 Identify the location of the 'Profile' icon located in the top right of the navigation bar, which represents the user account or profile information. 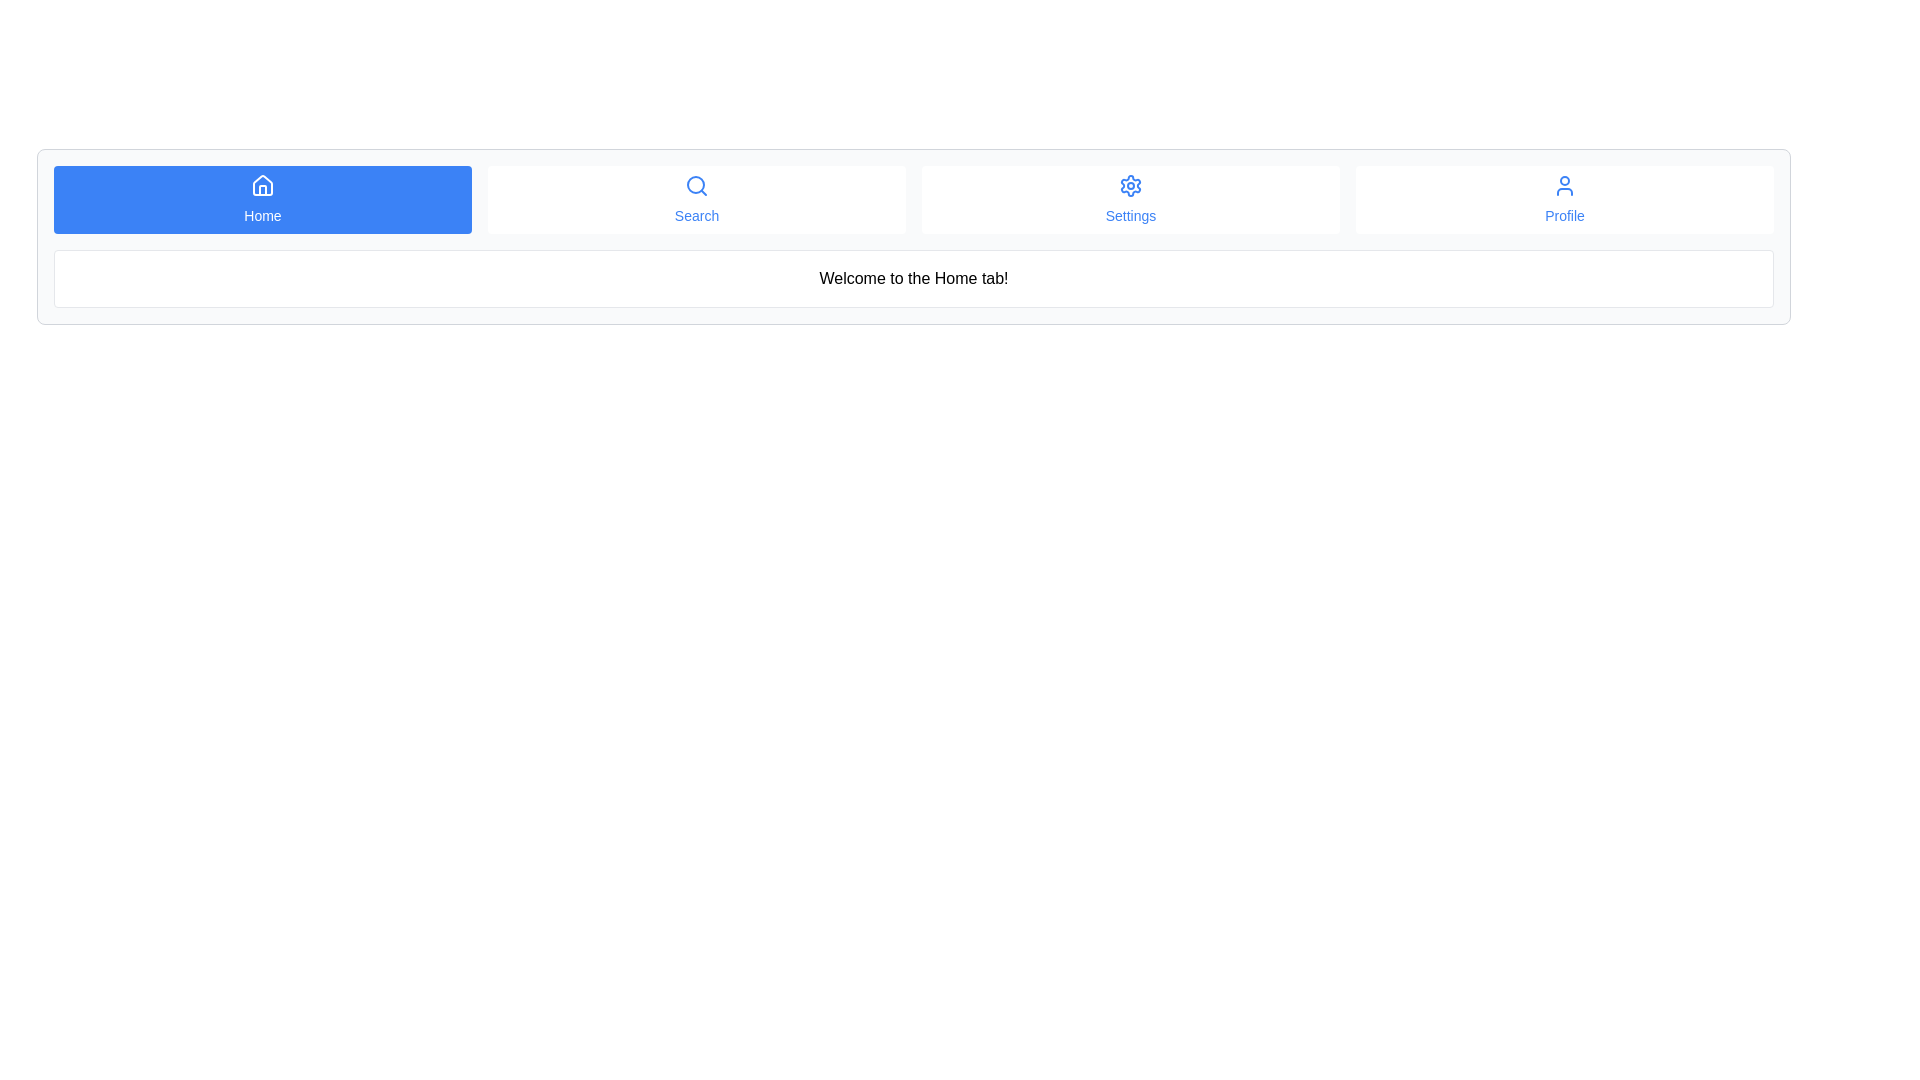
(1563, 185).